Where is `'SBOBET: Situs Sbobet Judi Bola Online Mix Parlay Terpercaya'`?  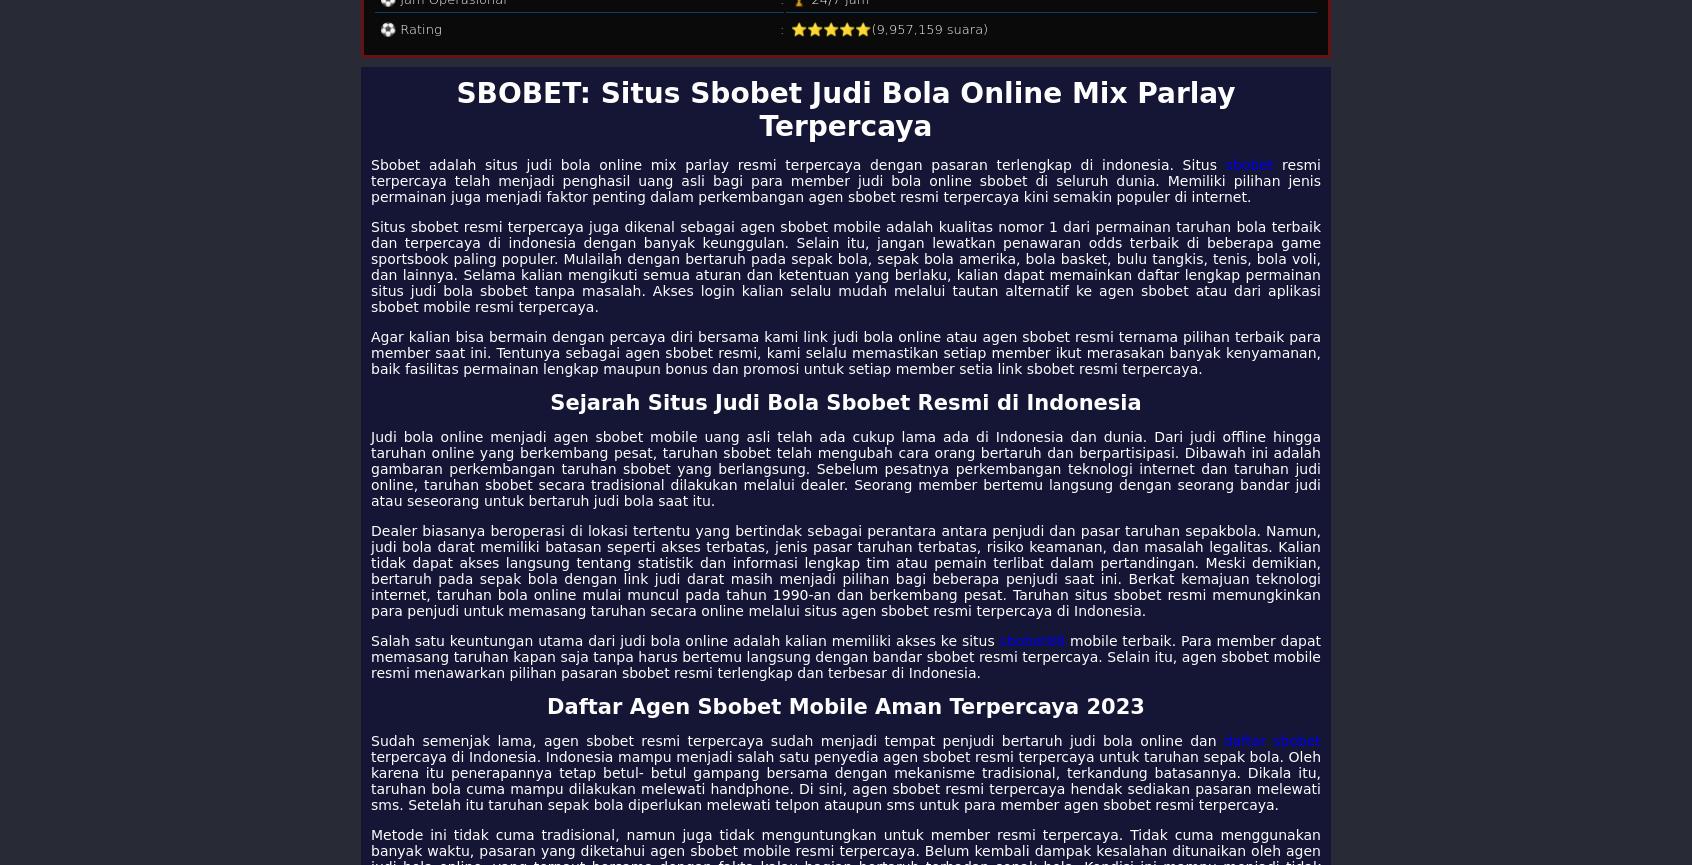 'SBOBET: Situs Sbobet Judi Bola Online Mix Parlay Terpercaya' is located at coordinates (454, 110).